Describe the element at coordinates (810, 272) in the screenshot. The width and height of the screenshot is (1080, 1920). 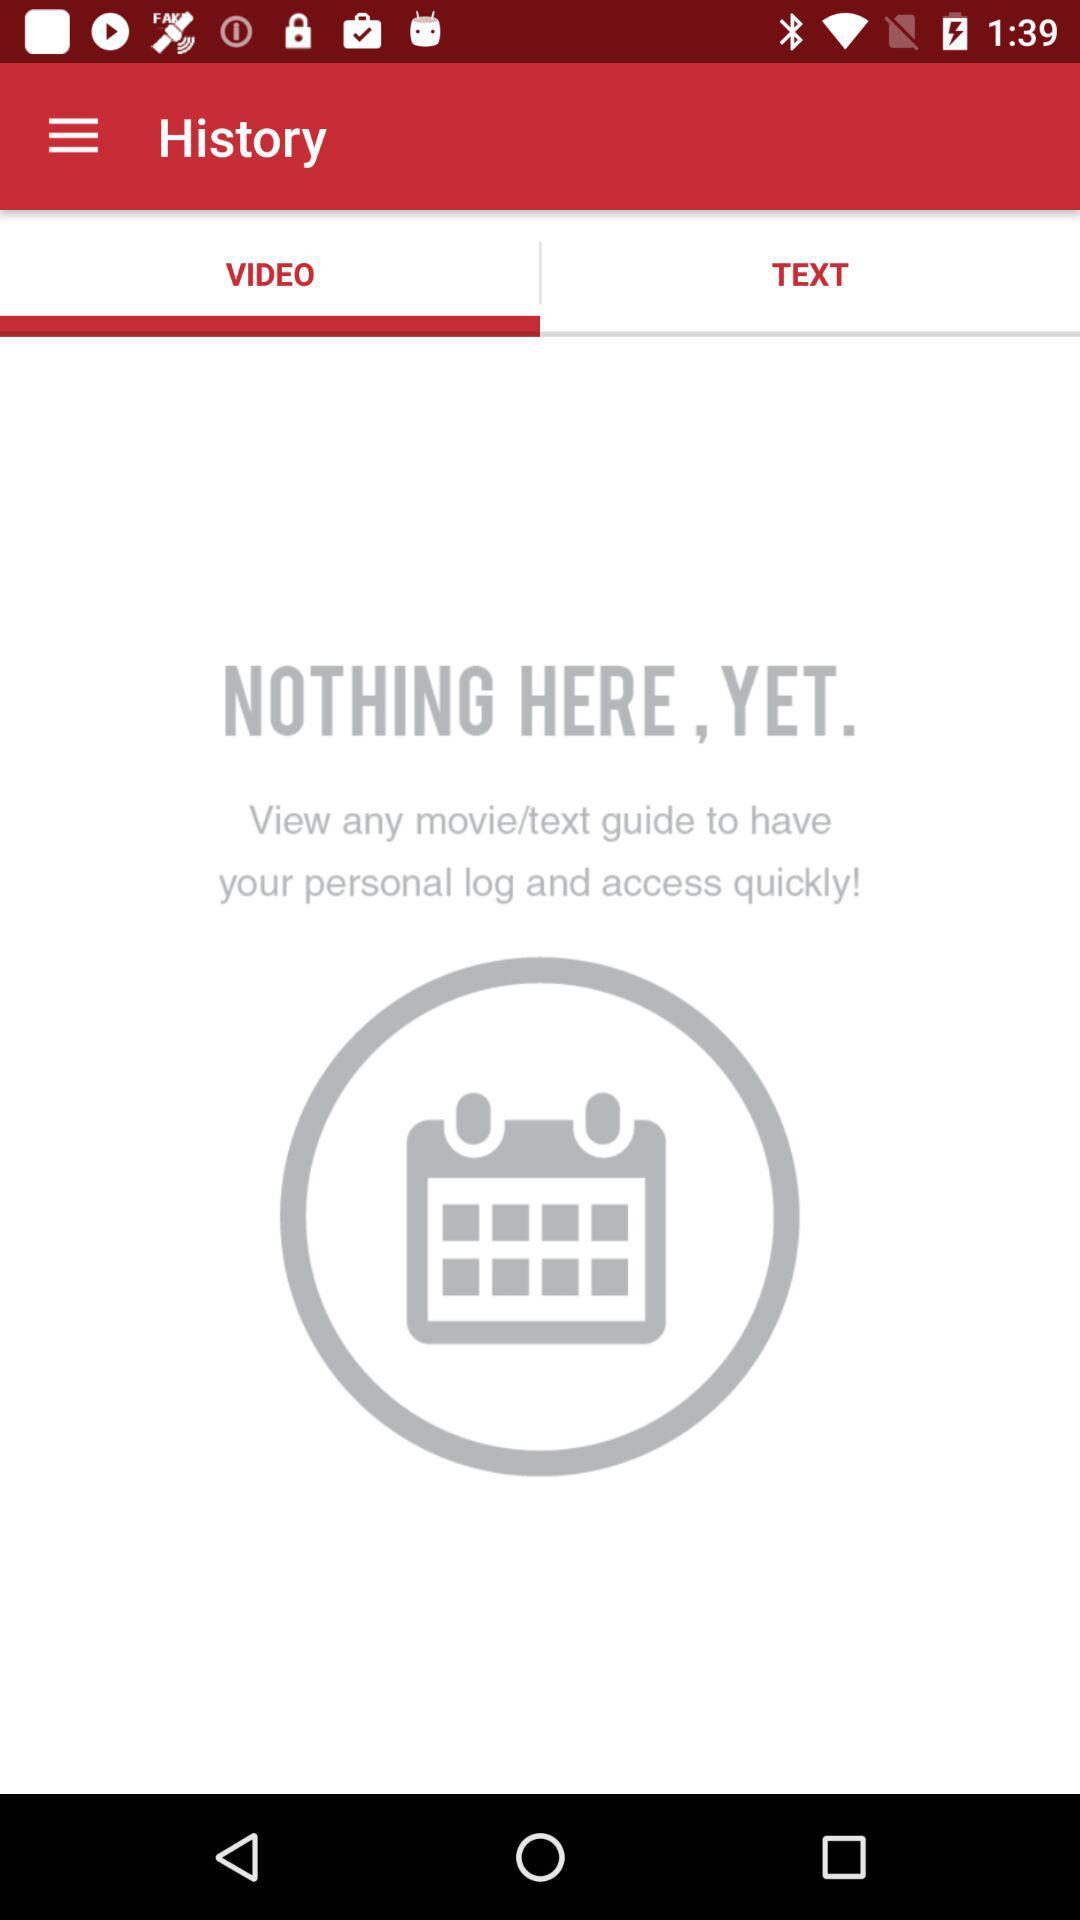
I see `icon at the top right corner` at that location.